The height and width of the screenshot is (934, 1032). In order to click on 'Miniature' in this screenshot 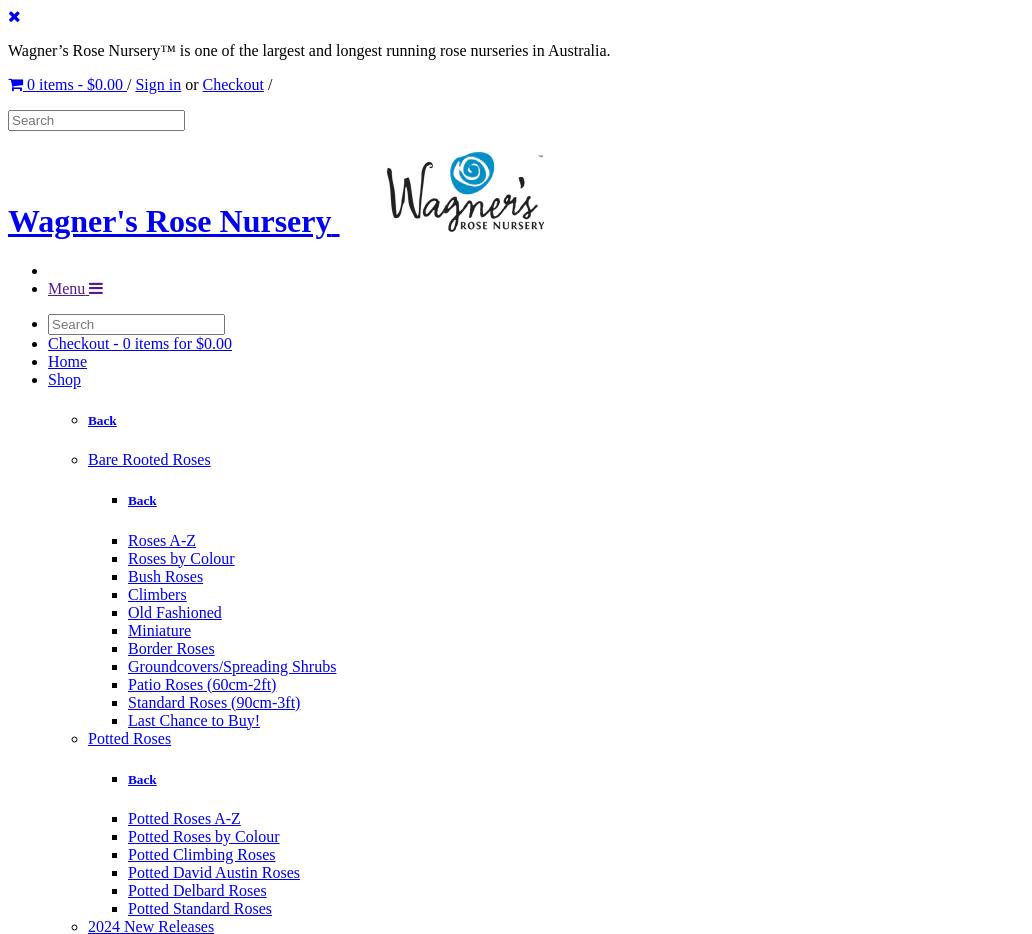, I will do `click(127, 629)`.